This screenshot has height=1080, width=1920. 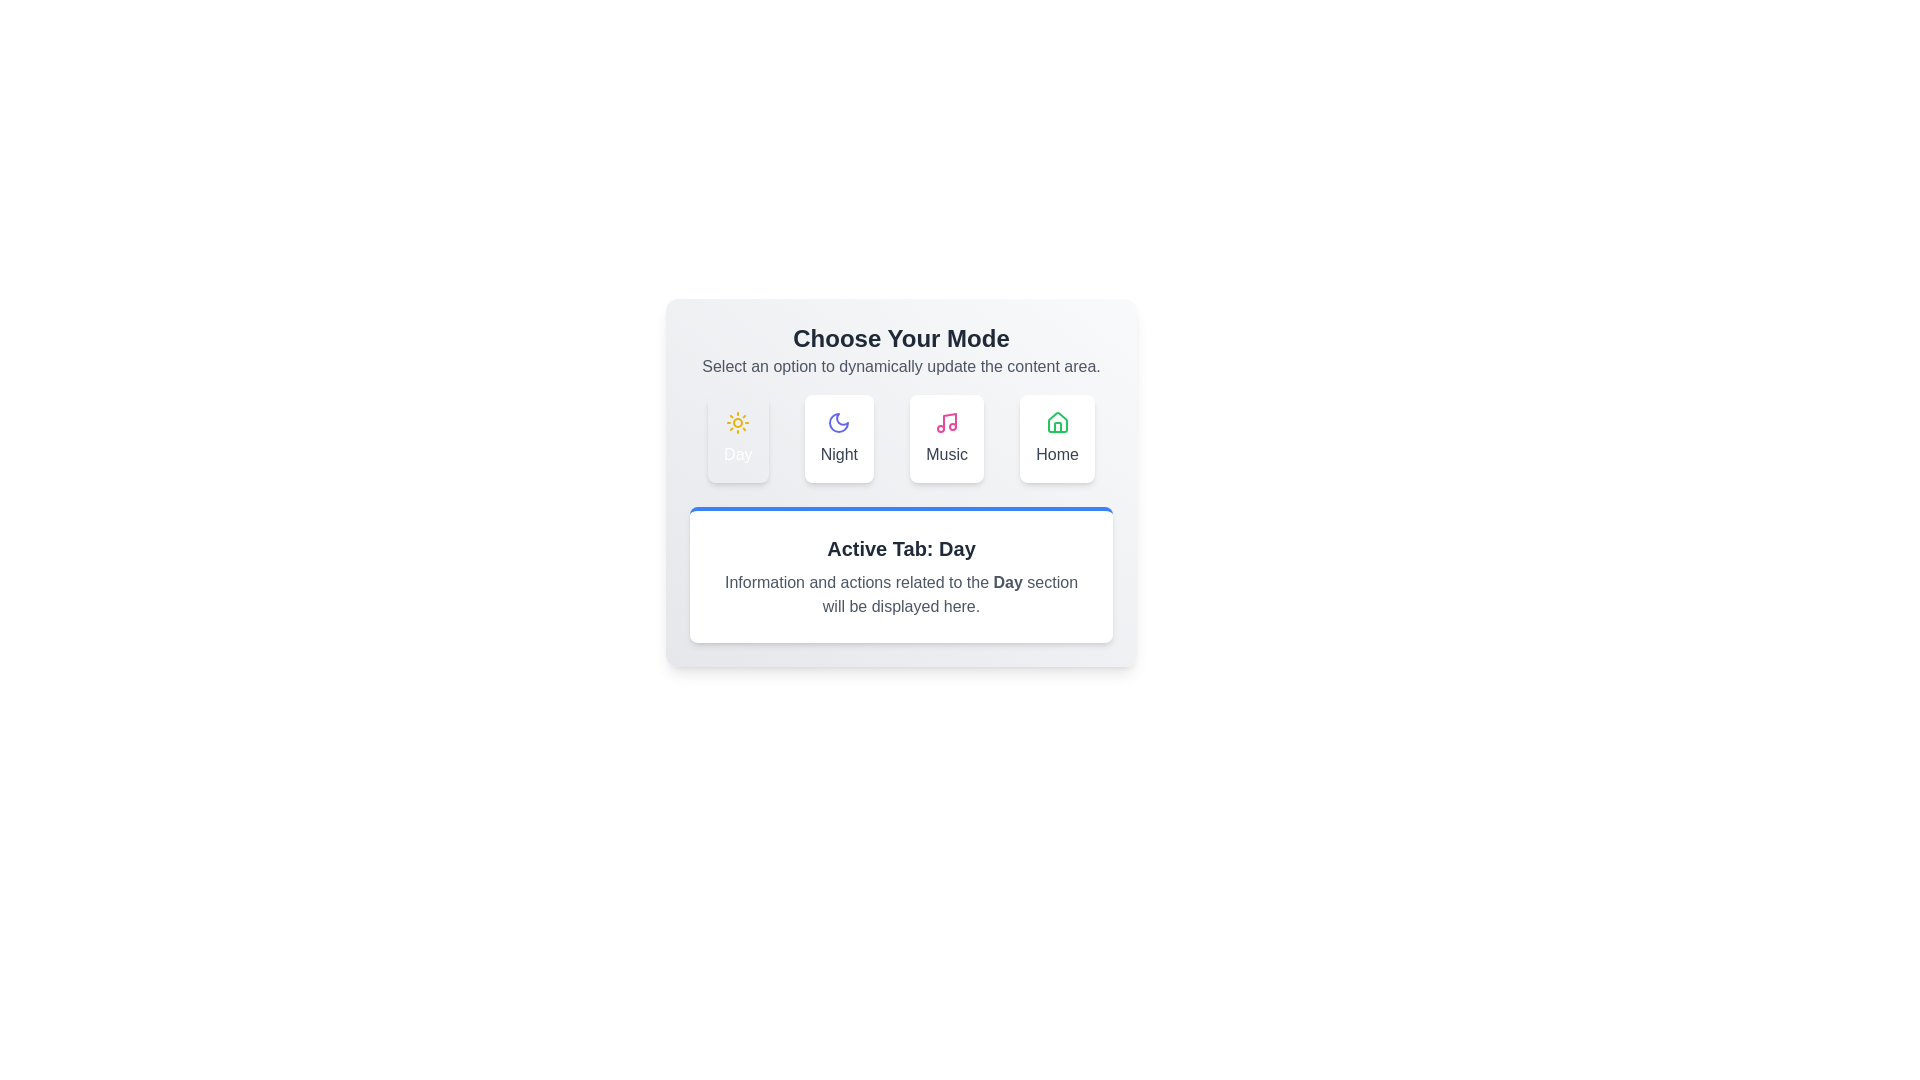 What do you see at coordinates (1056, 421) in the screenshot?
I see `the green house icon representing 'Home' mode in the 'Choose Your Mode' group` at bounding box center [1056, 421].